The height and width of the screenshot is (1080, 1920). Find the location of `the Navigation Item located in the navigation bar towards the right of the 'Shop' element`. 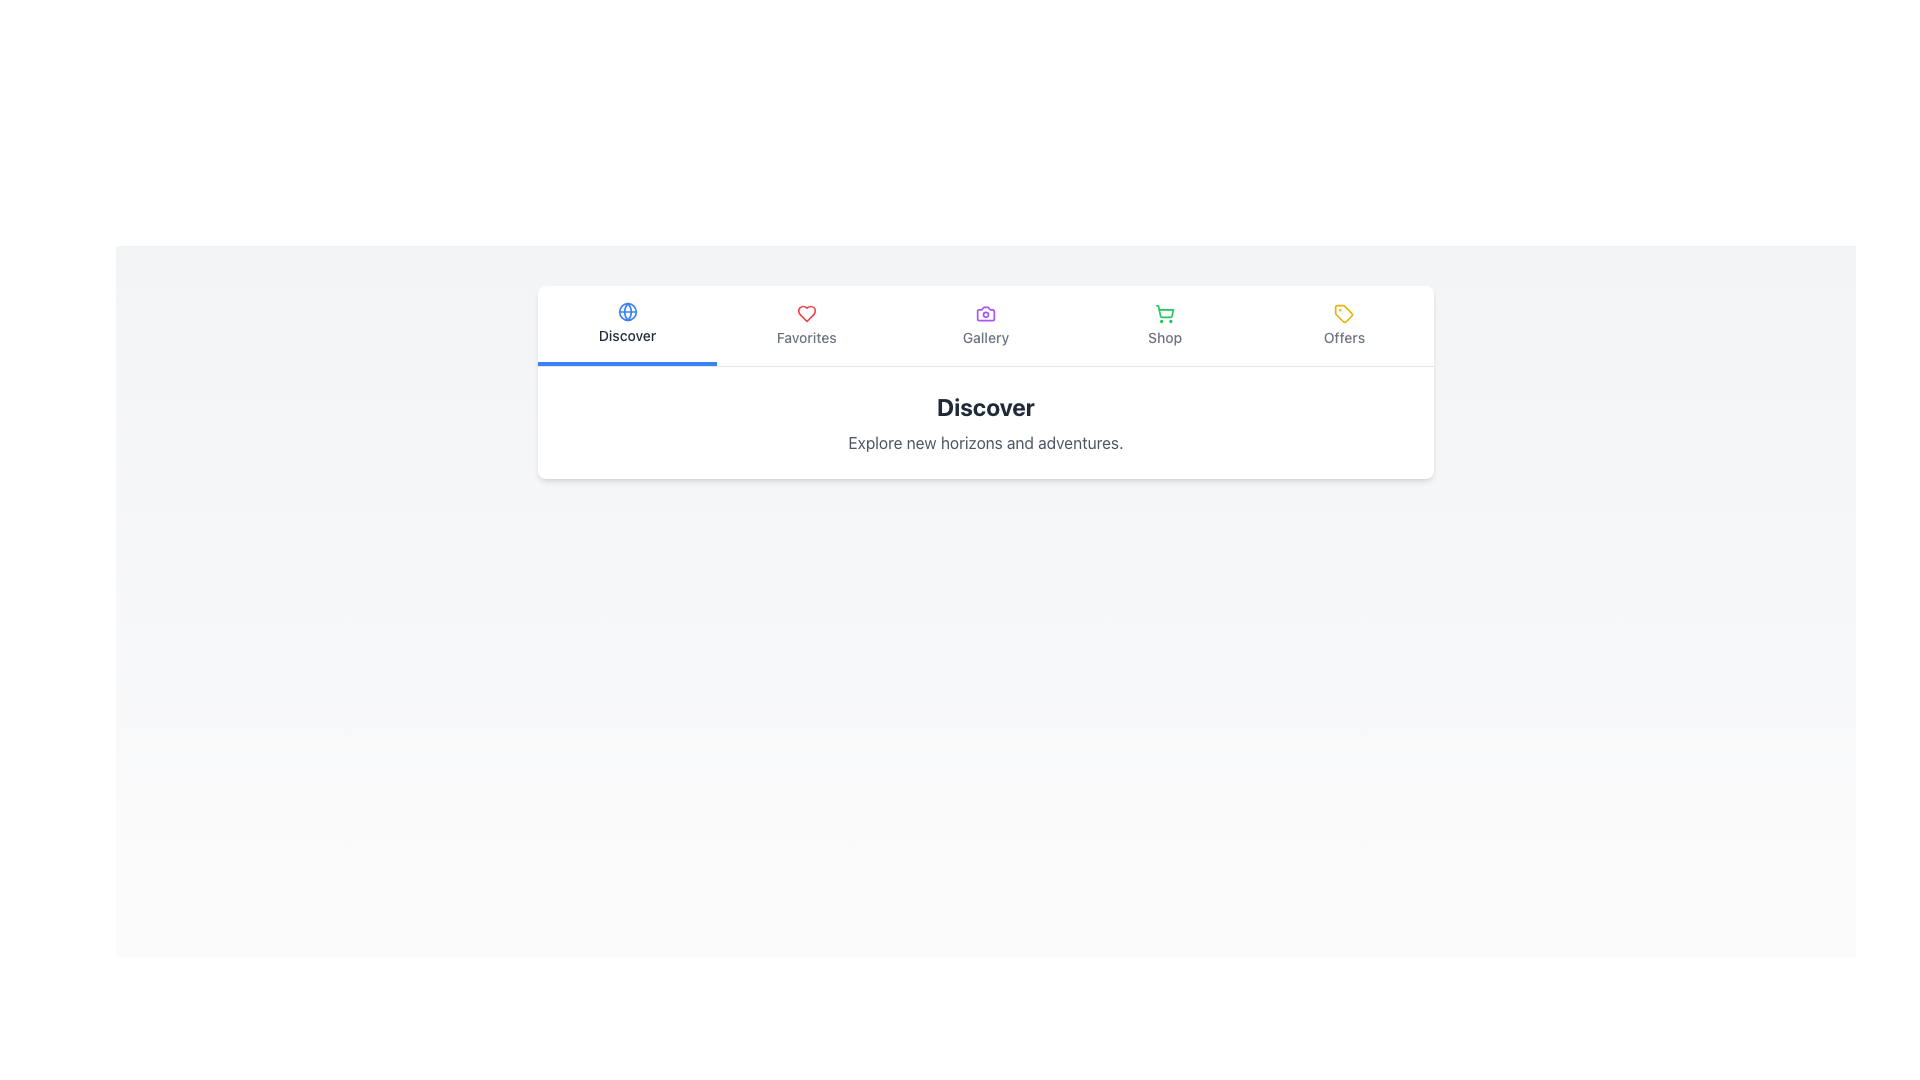

the Navigation Item located in the navigation bar towards the right of the 'Shop' element is located at coordinates (1344, 325).